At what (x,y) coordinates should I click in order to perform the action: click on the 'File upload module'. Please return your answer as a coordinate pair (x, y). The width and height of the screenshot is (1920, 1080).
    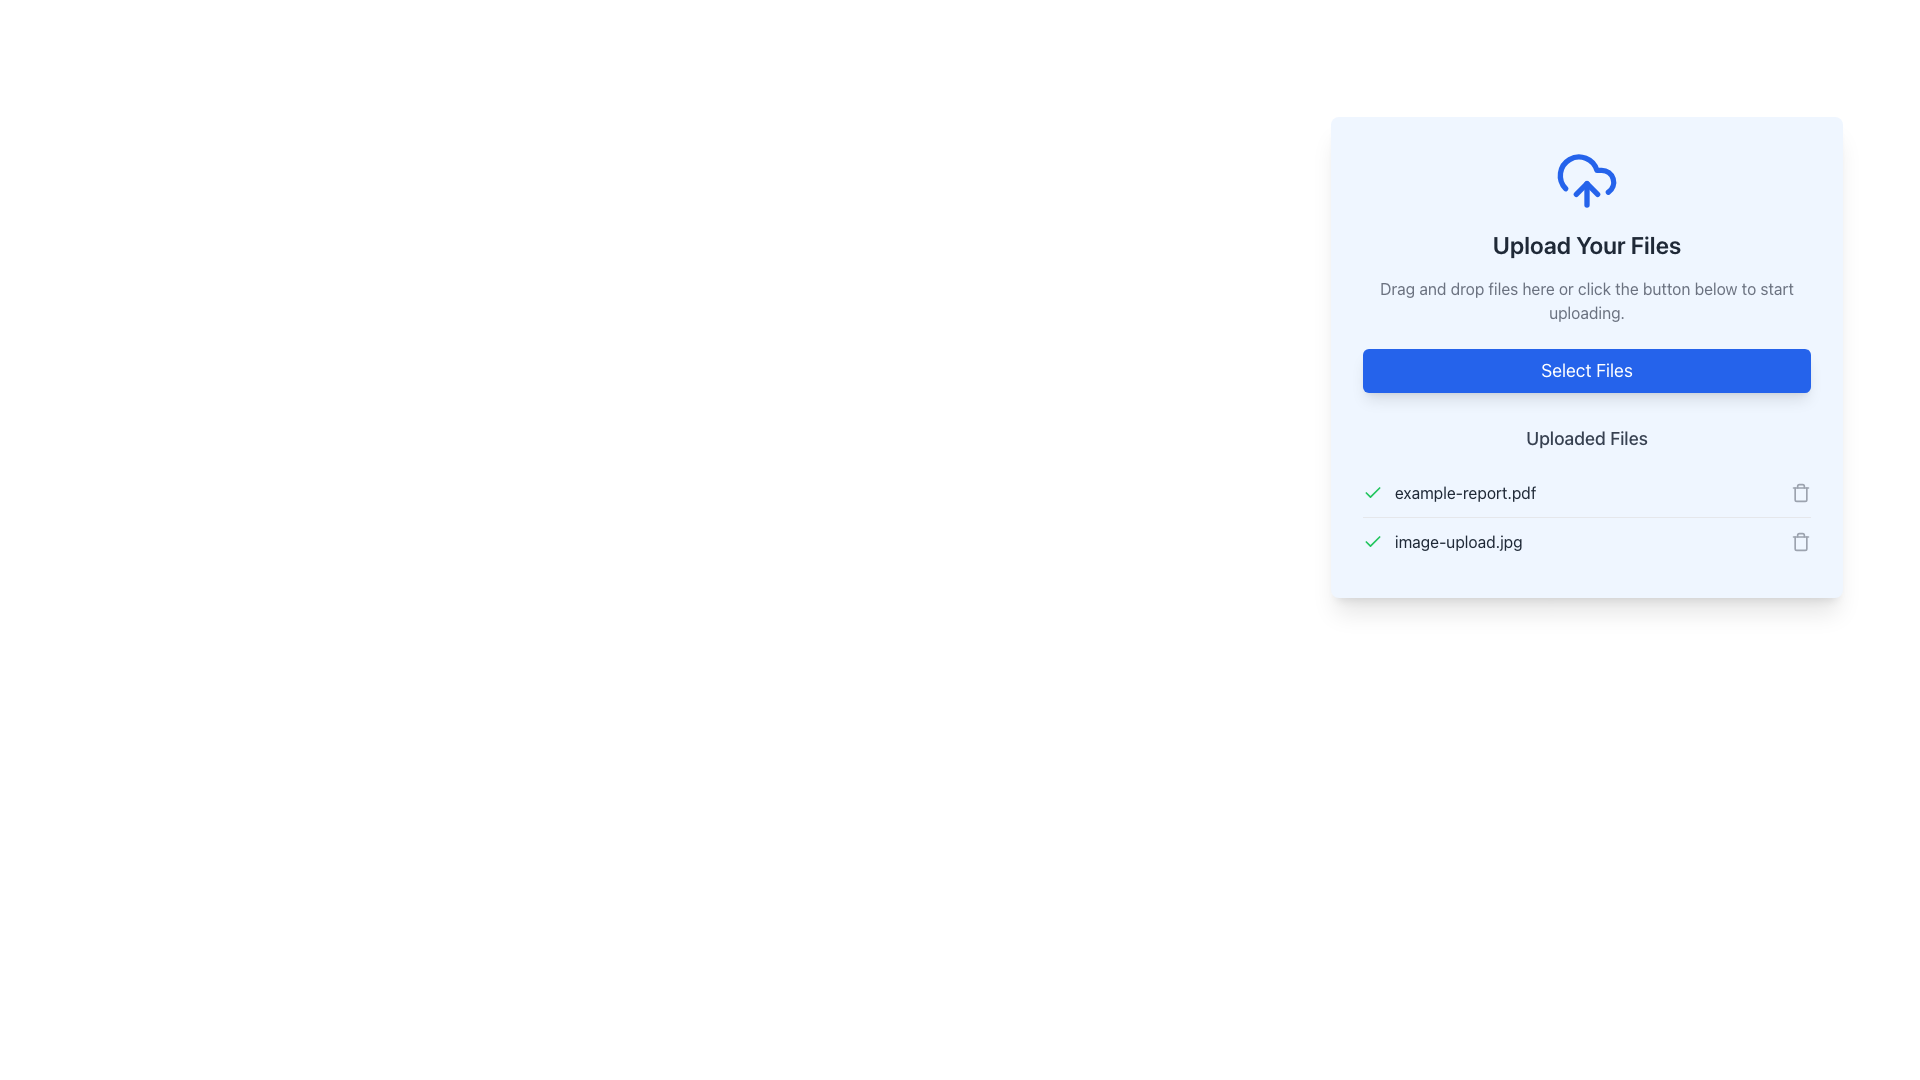
    Looking at the image, I should click on (1586, 356).